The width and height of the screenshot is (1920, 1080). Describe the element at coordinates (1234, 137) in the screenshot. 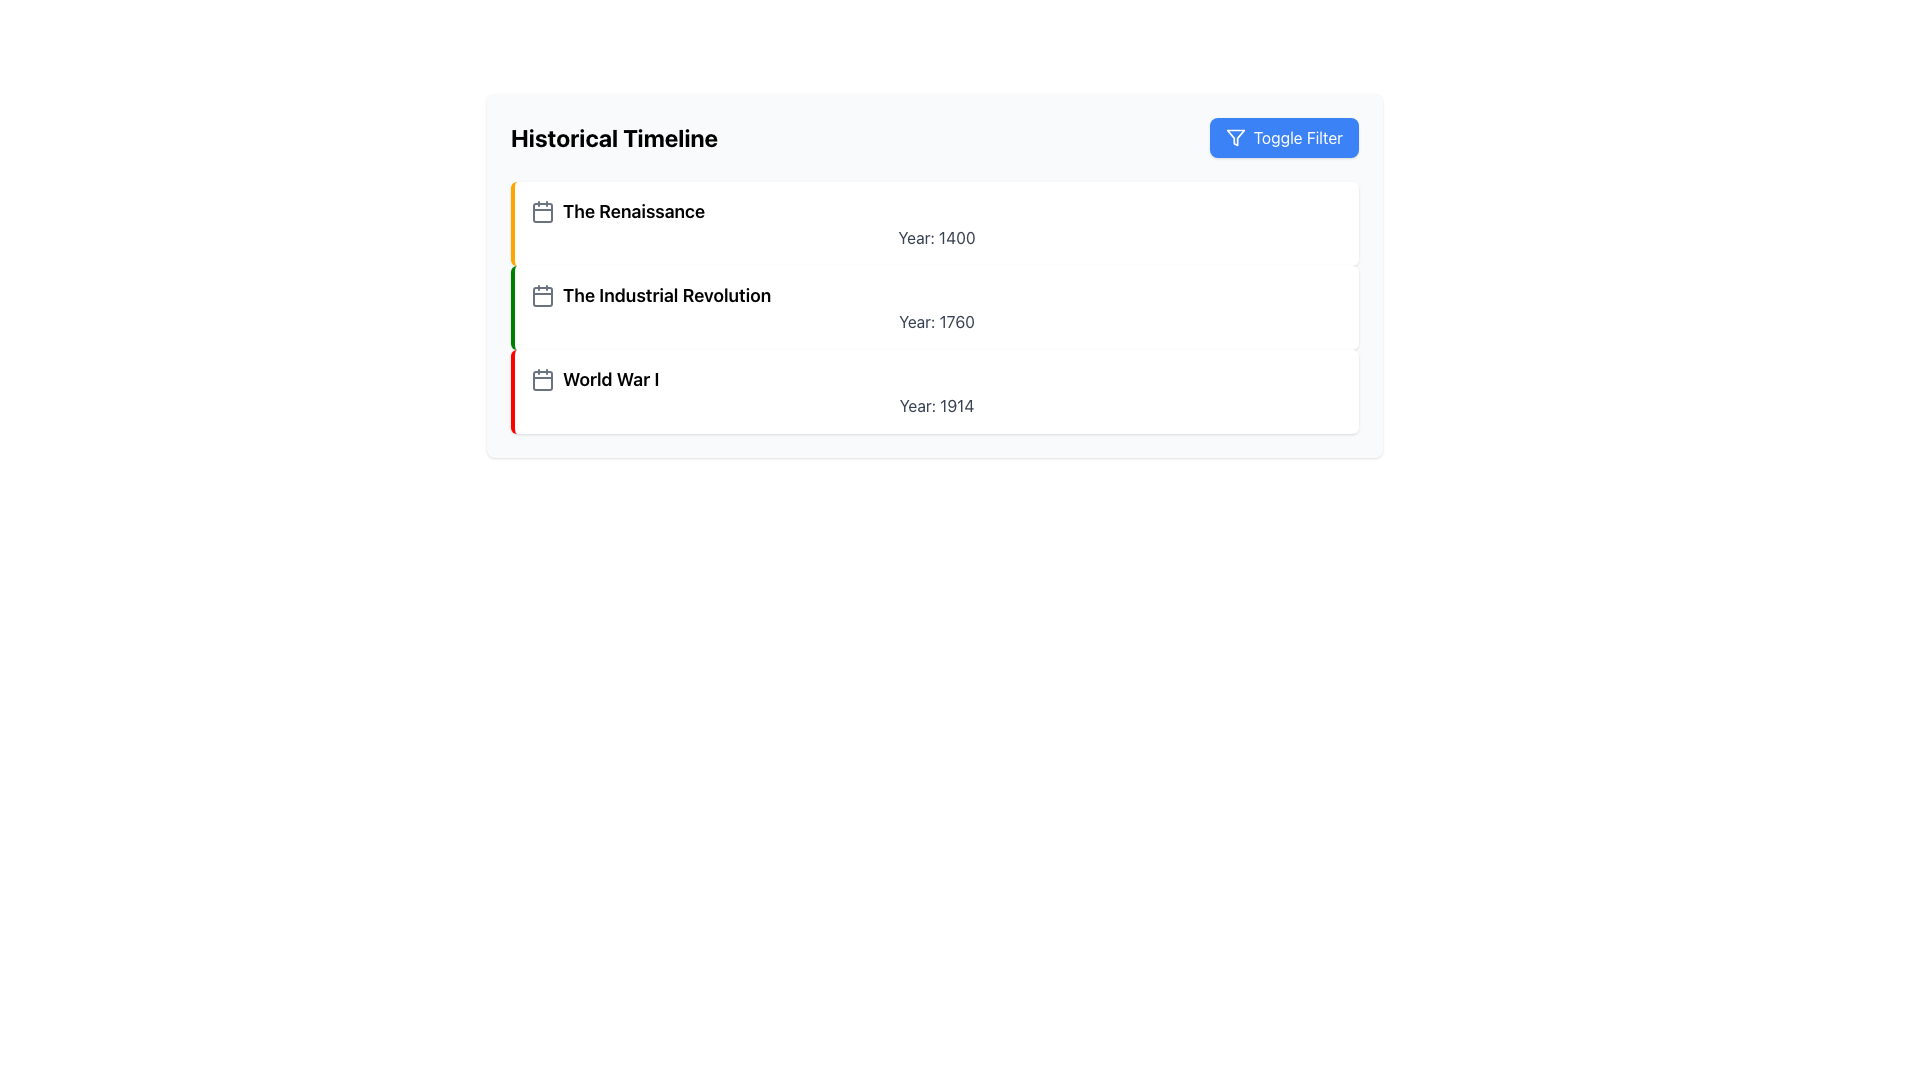

I see `the small triangular icon within the blue 'Toggle Filter' button located at the top right section of the main timeline interface` at that location.